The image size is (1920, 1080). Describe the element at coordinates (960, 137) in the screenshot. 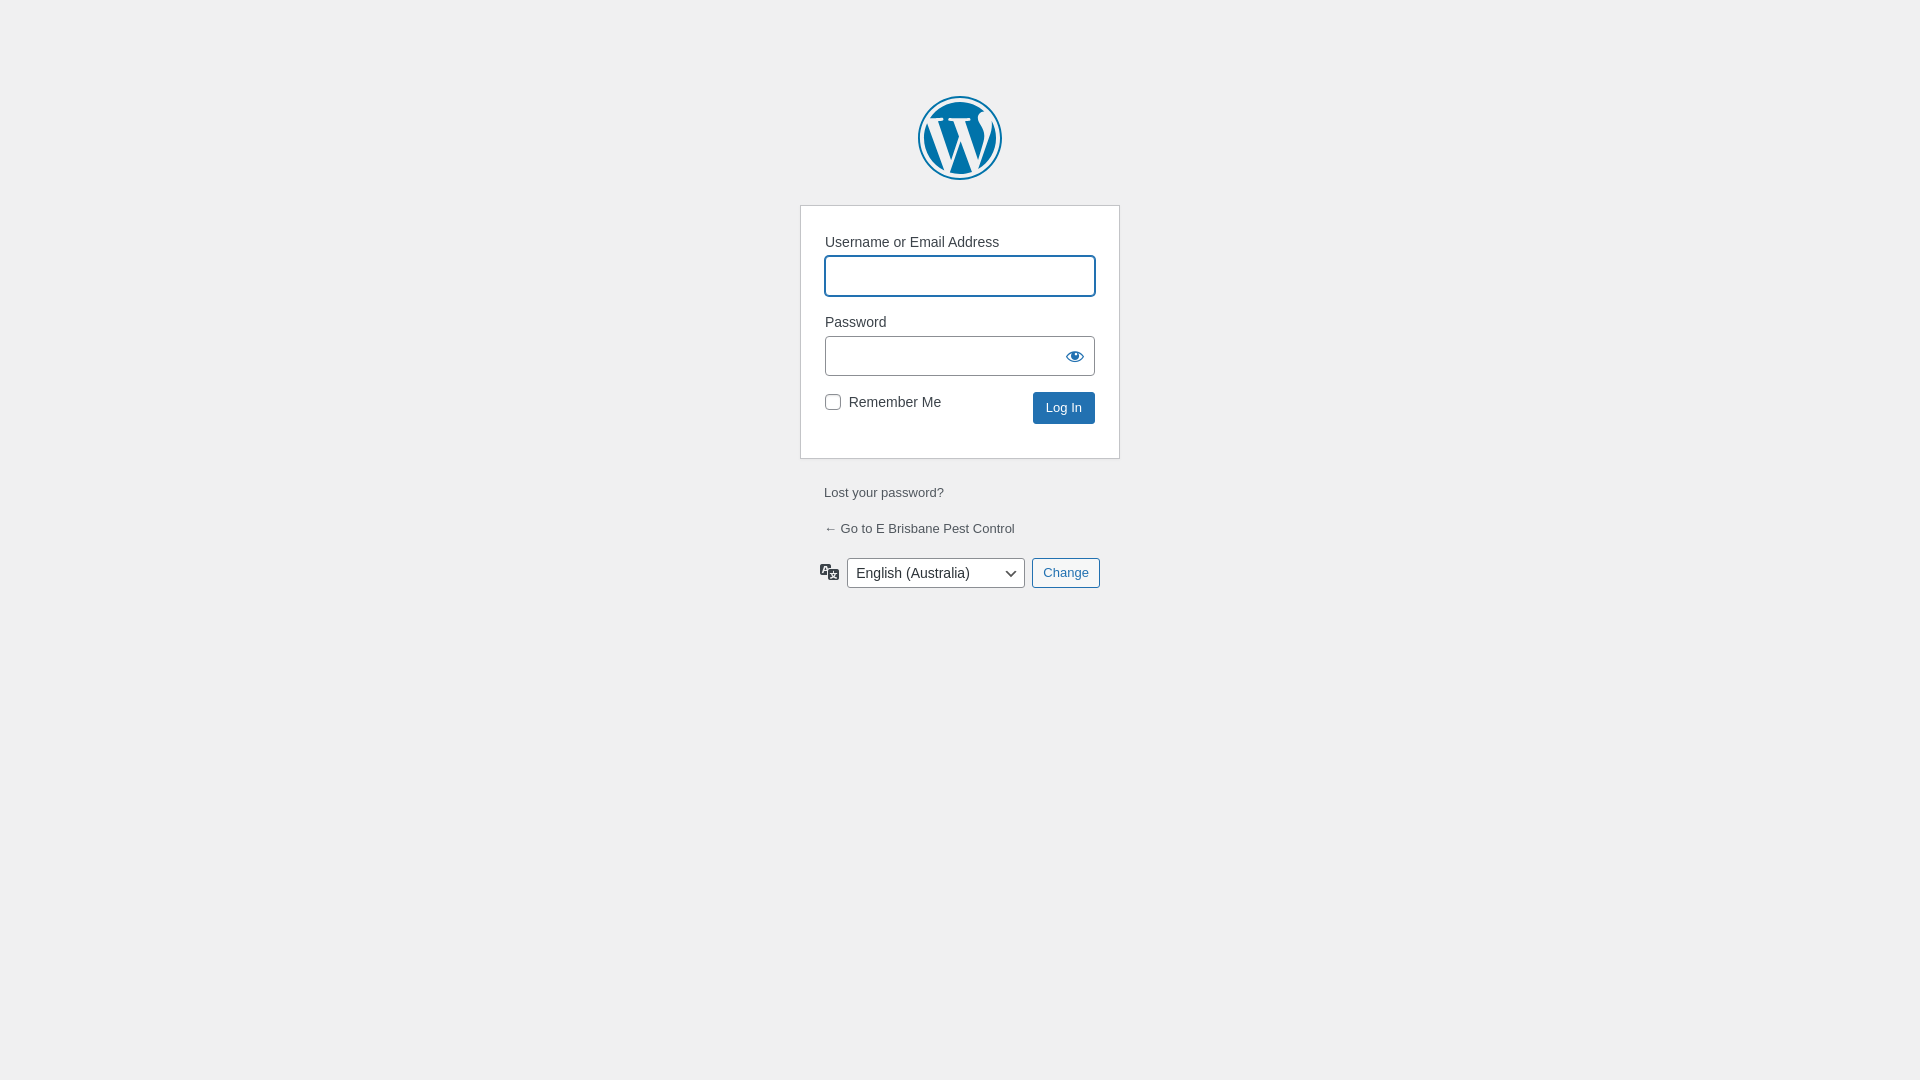

I see `'Powered by WordPress'` at that location.